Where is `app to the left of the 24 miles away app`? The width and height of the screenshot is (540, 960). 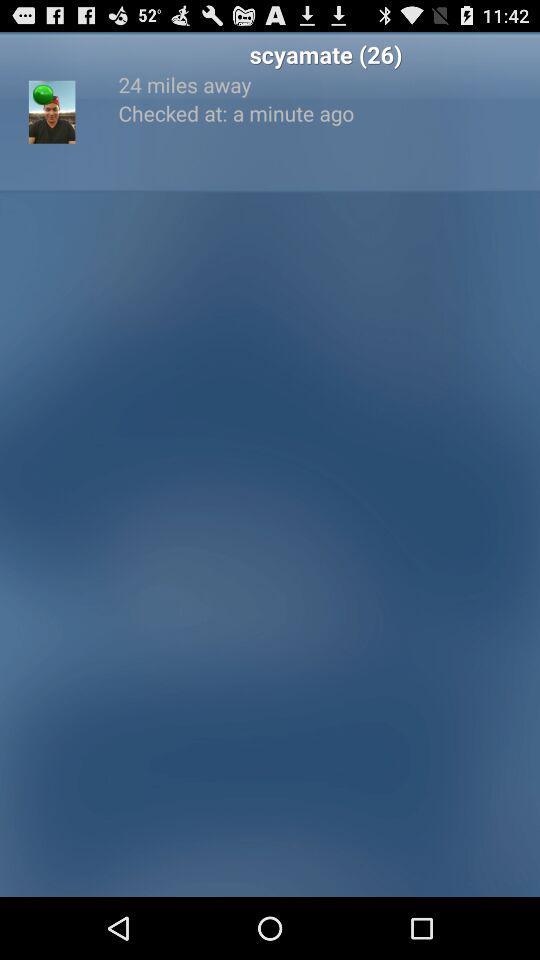 app to the left of the 24 miles away app is located at coordinates (43, 94).